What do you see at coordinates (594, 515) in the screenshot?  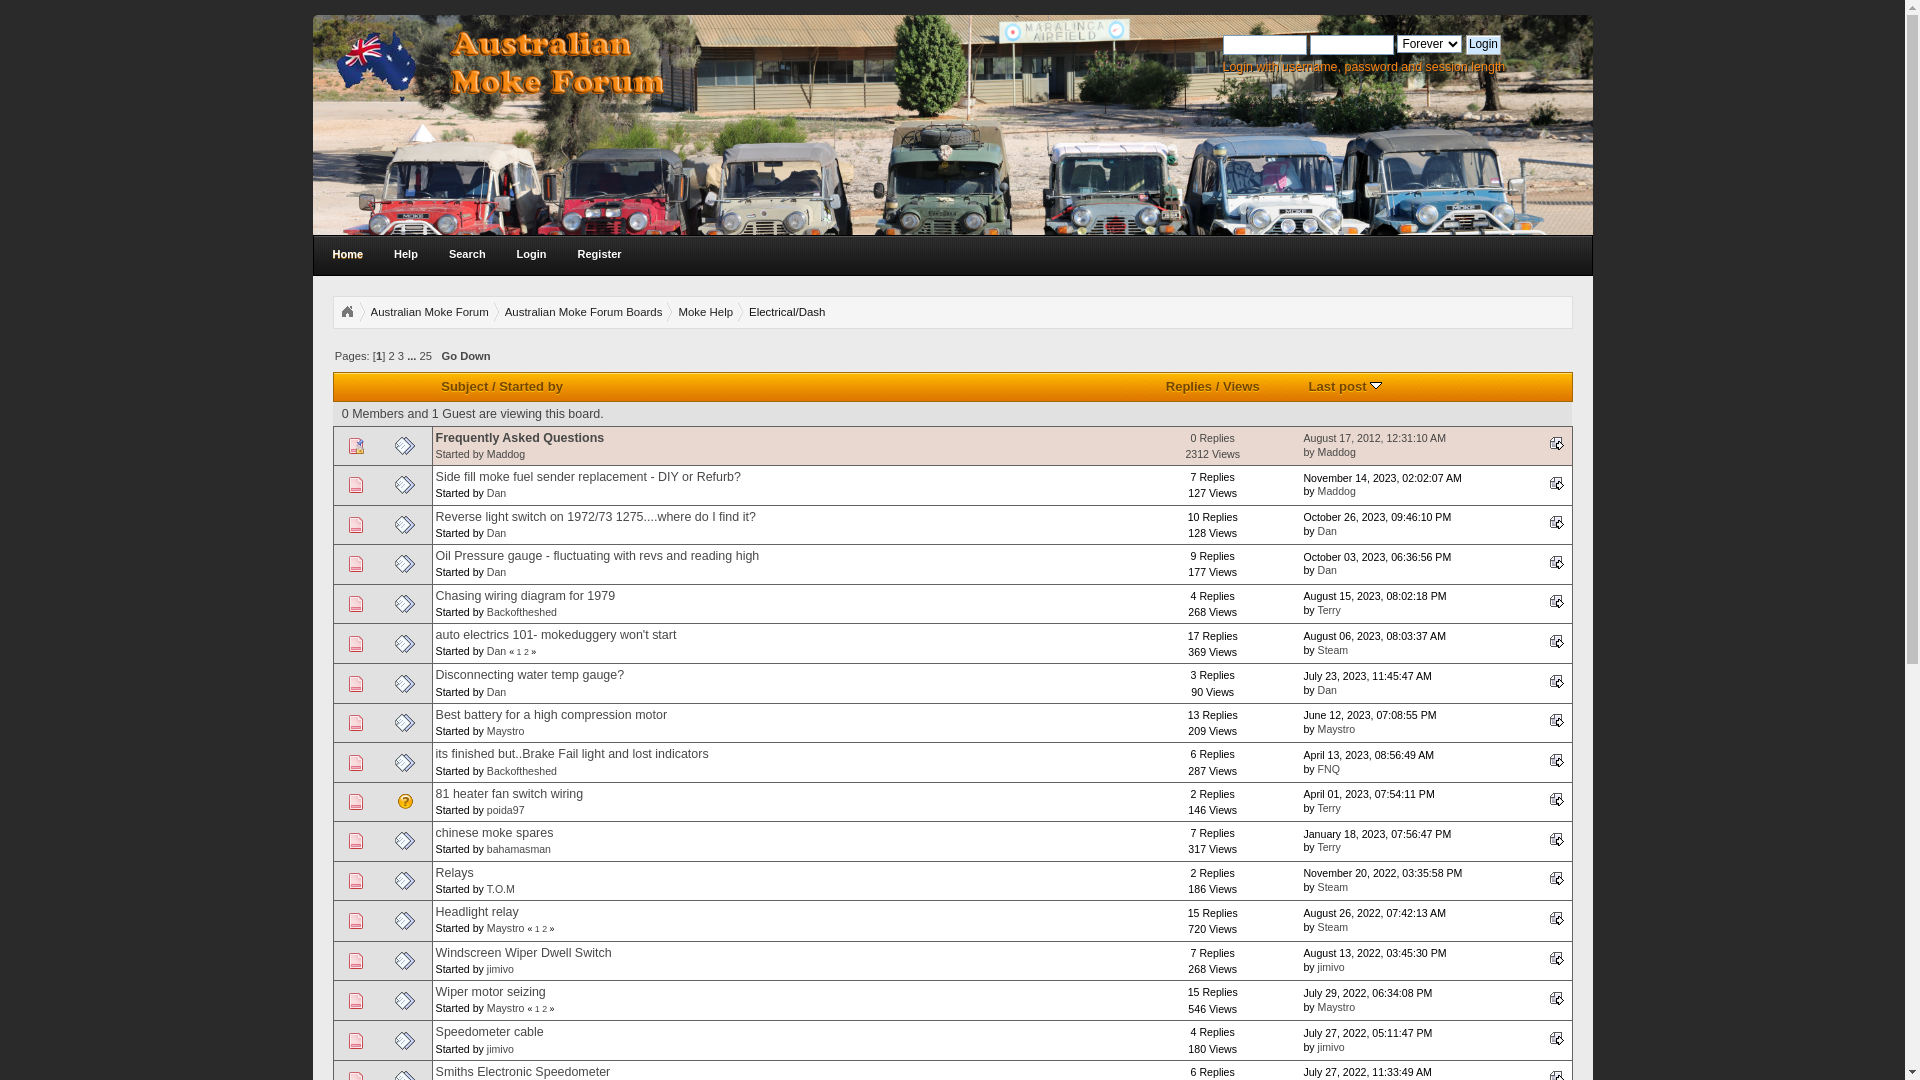 I see `'Reverse light switch on 1972/73 1275....where do I find it?'` at bounding box center [594, 515].